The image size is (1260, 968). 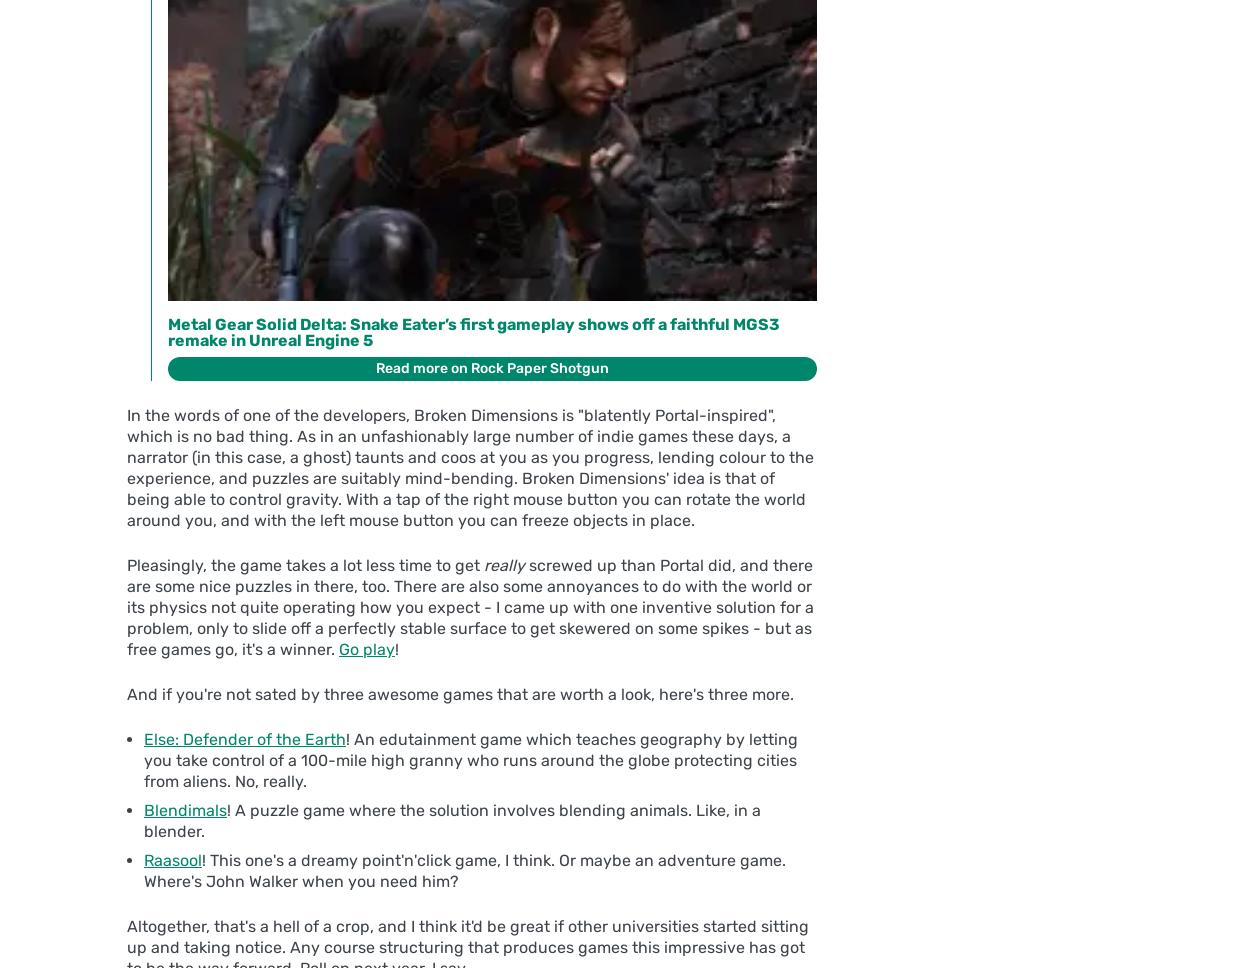 What do you see at coordinates (171, 859) in the screenshot?
I see `'Raasool'` at bounding box center [171, 859].